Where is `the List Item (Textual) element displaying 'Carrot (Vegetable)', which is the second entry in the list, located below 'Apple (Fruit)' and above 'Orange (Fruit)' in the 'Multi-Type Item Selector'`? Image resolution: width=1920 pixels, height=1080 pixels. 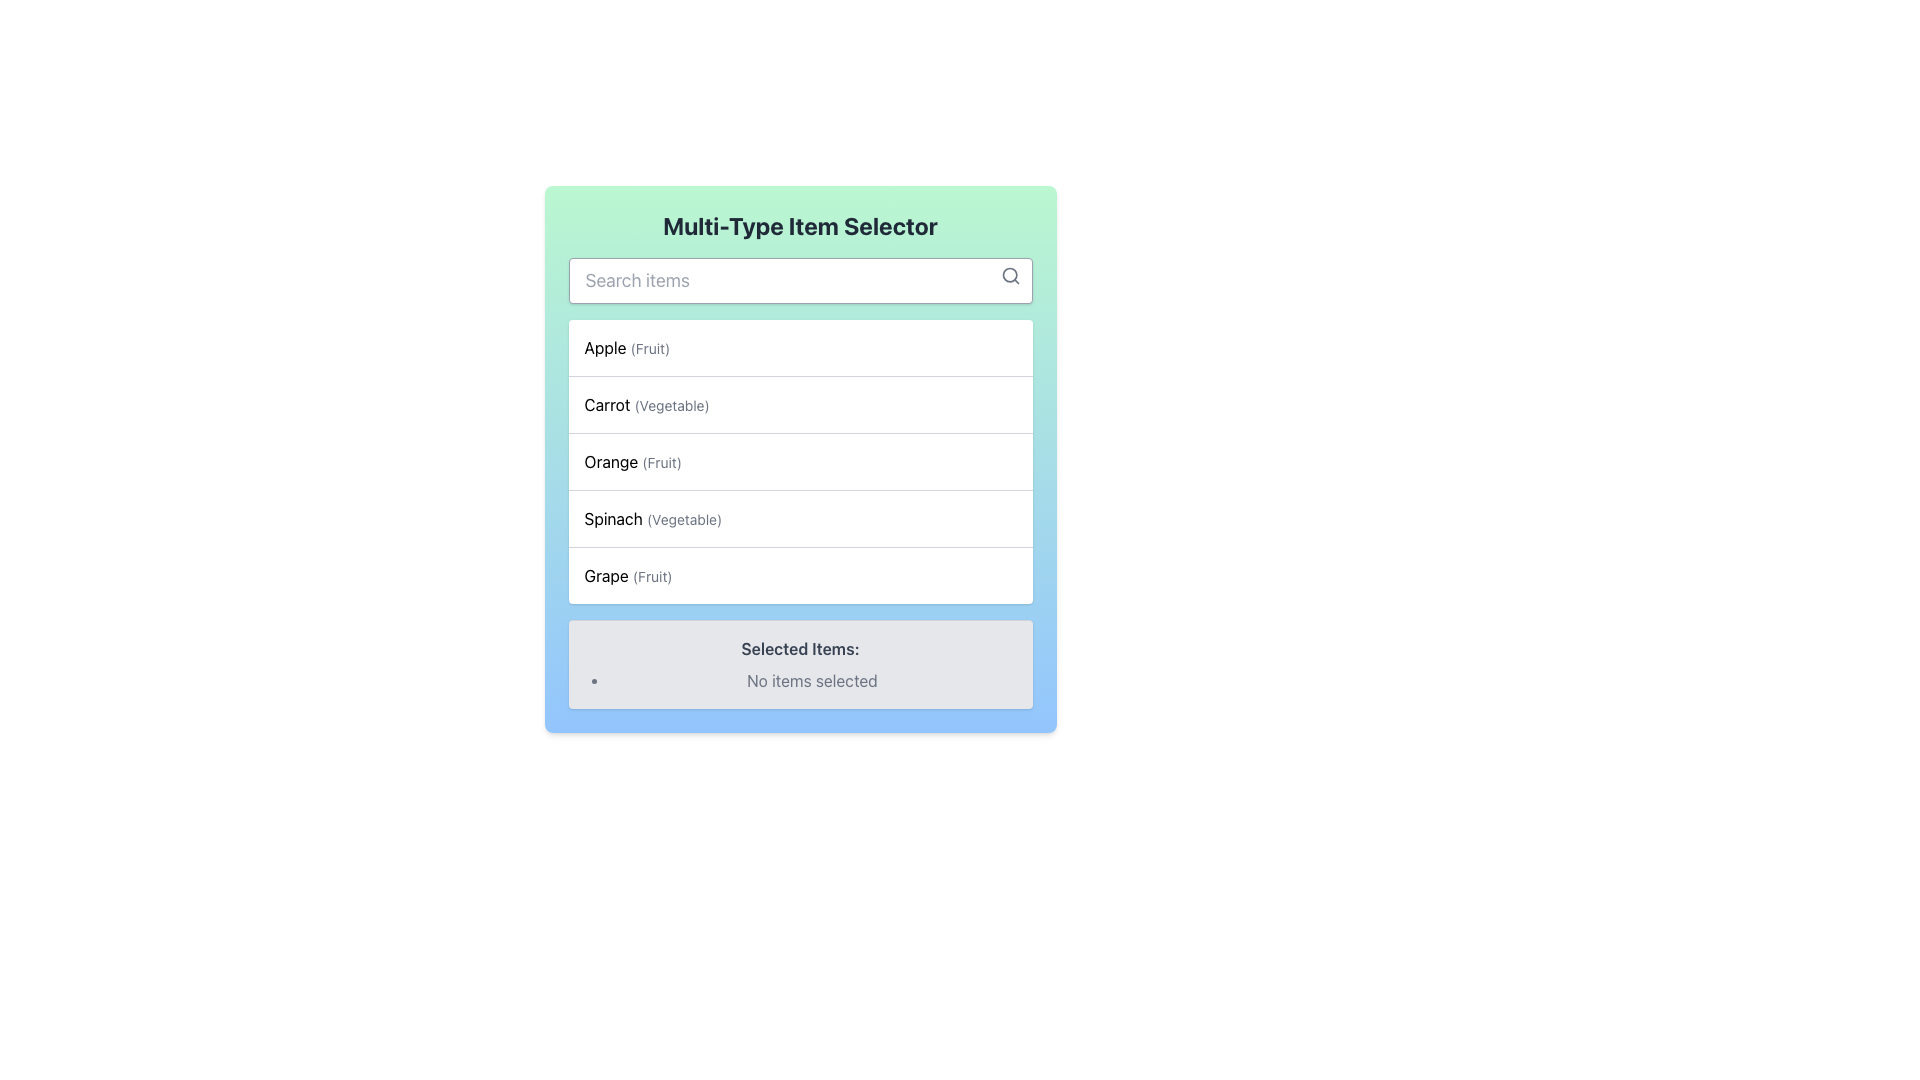 the List Item (Textual) element displaying 'Carrot (Vegetable)', which is the second entry in the list, located below 'Apple (Fruit)' and above 'Orange (Fruit)' in the 'Multi-Type Item Selector' is located at coordinates (647, 405).